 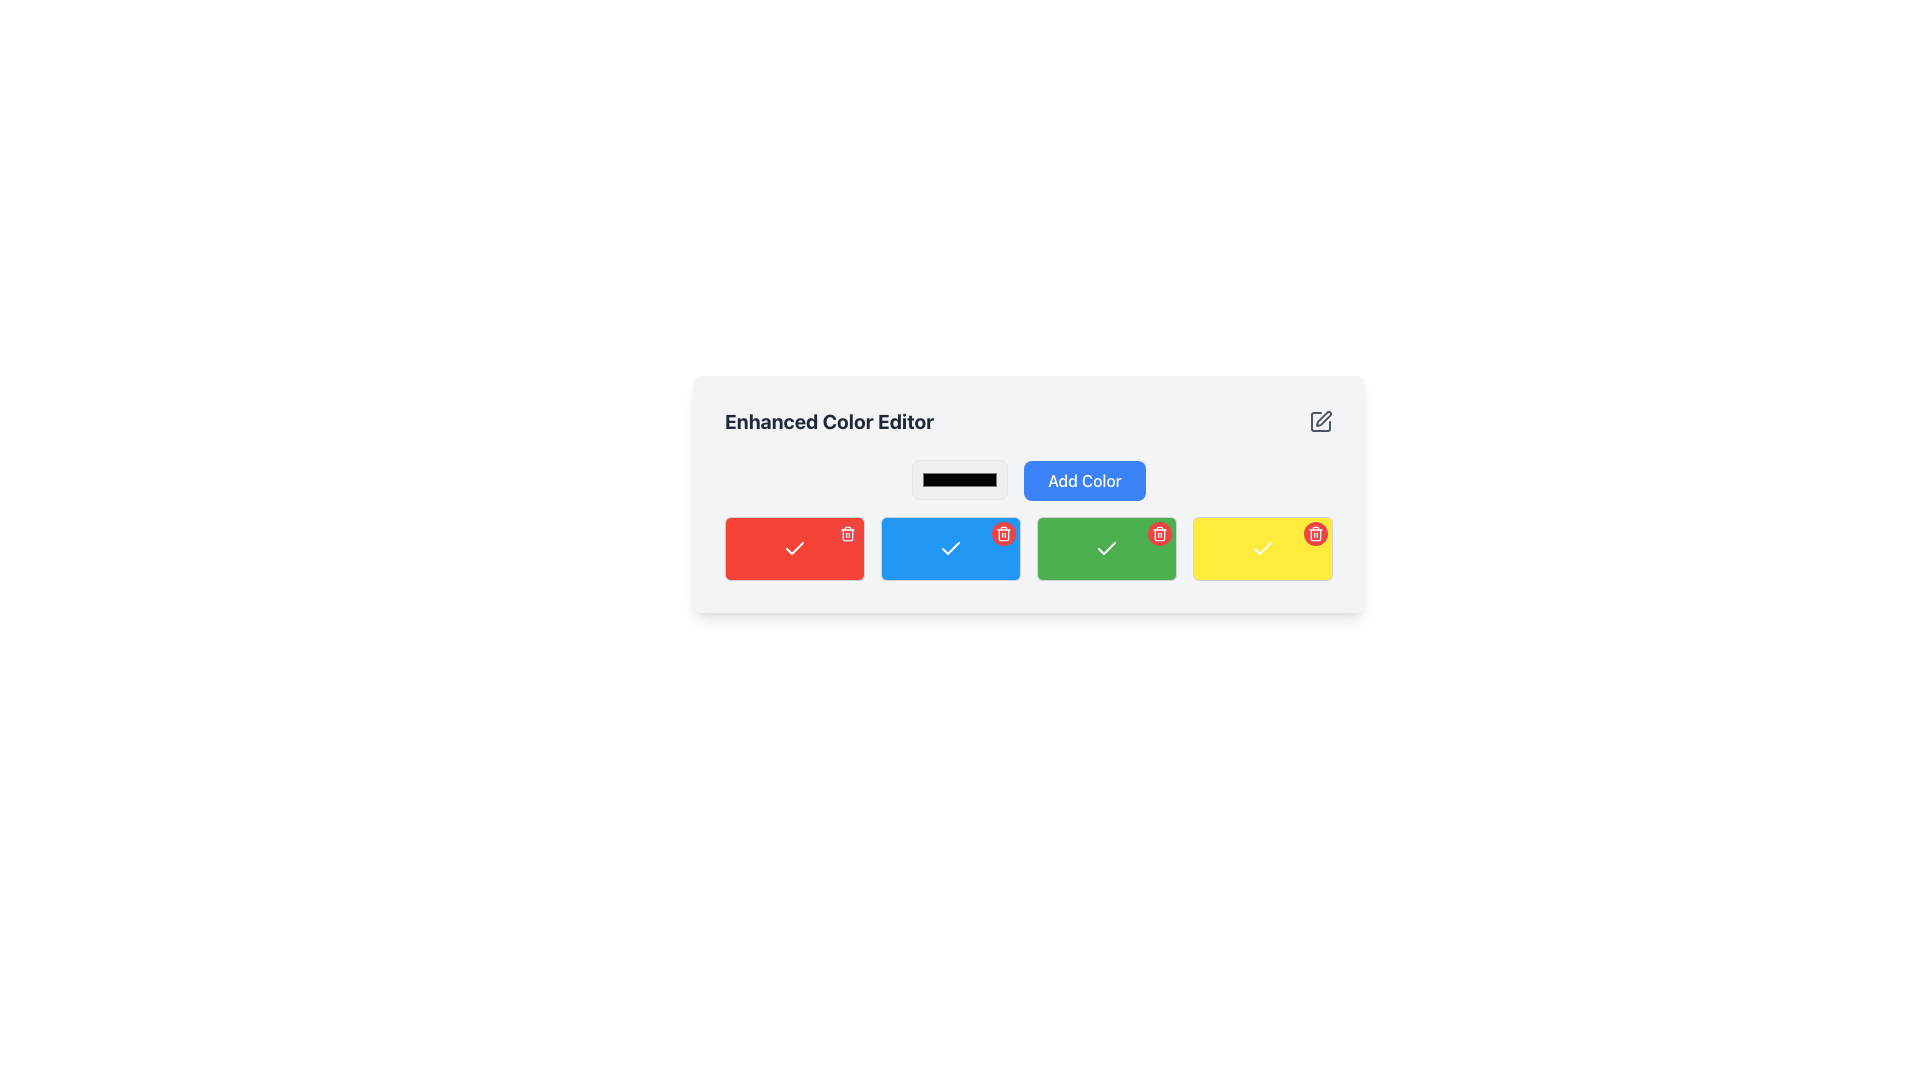 I want to click on the checkmark icon within the green rectangular button, which is the third button from the left in the row of color-coded buttons, so click(x=1106, y=547).